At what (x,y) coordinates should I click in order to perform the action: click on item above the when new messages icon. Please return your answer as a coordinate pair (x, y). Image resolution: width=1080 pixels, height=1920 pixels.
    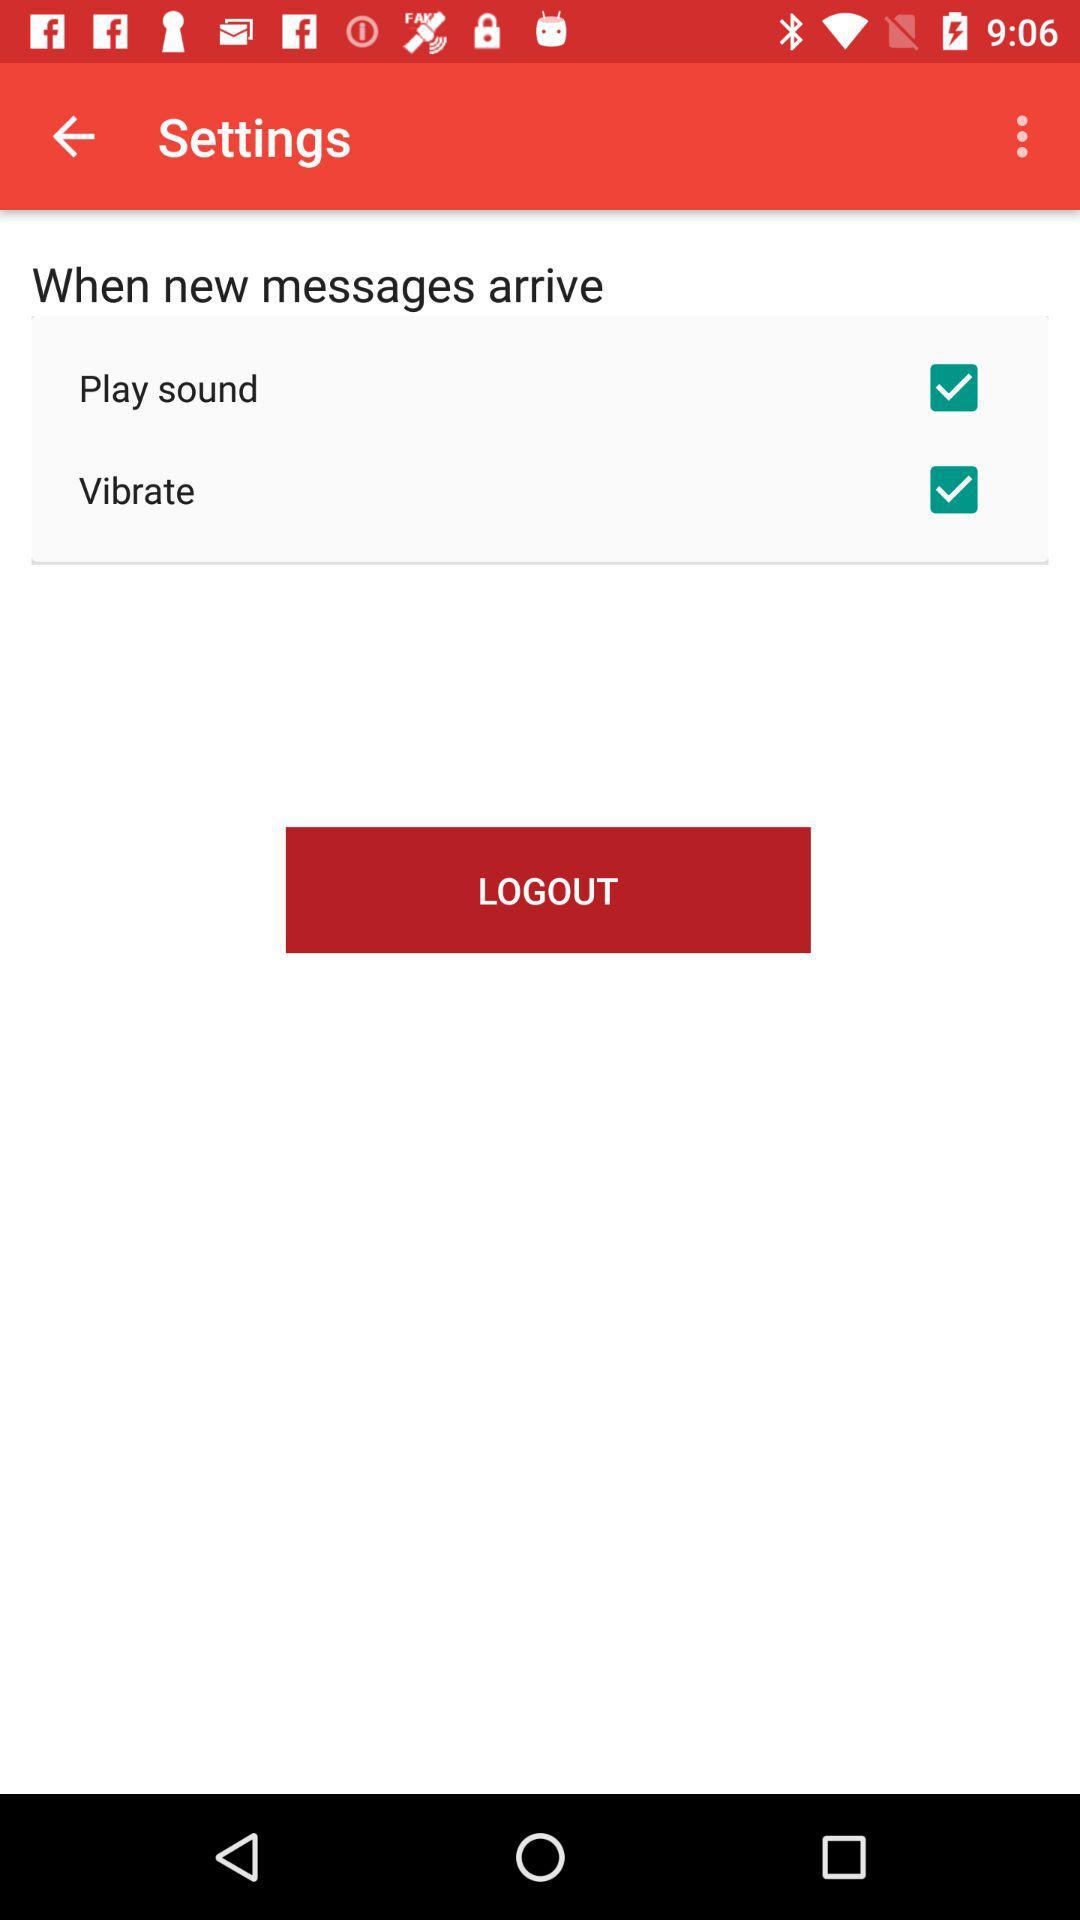
    Looking at the image, I should click on (72, 135).